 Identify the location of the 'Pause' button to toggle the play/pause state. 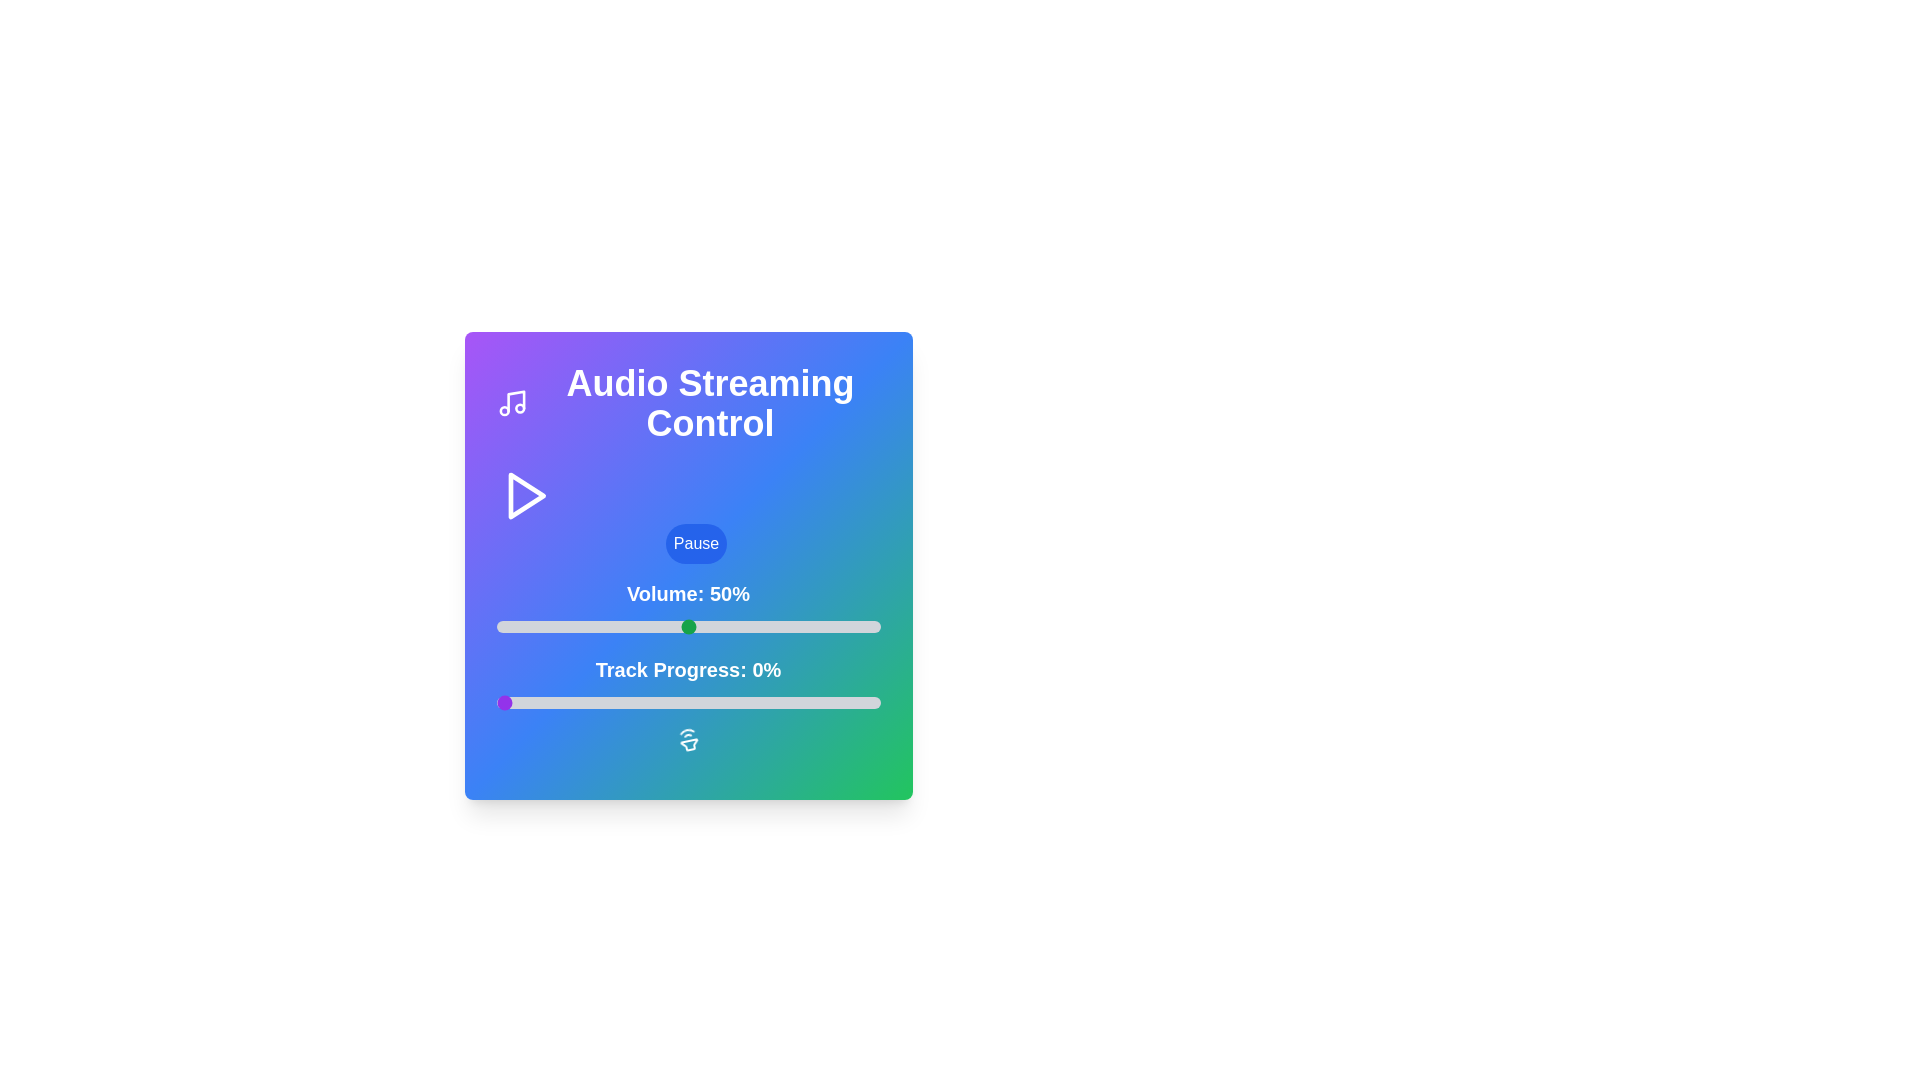
(696, 543).